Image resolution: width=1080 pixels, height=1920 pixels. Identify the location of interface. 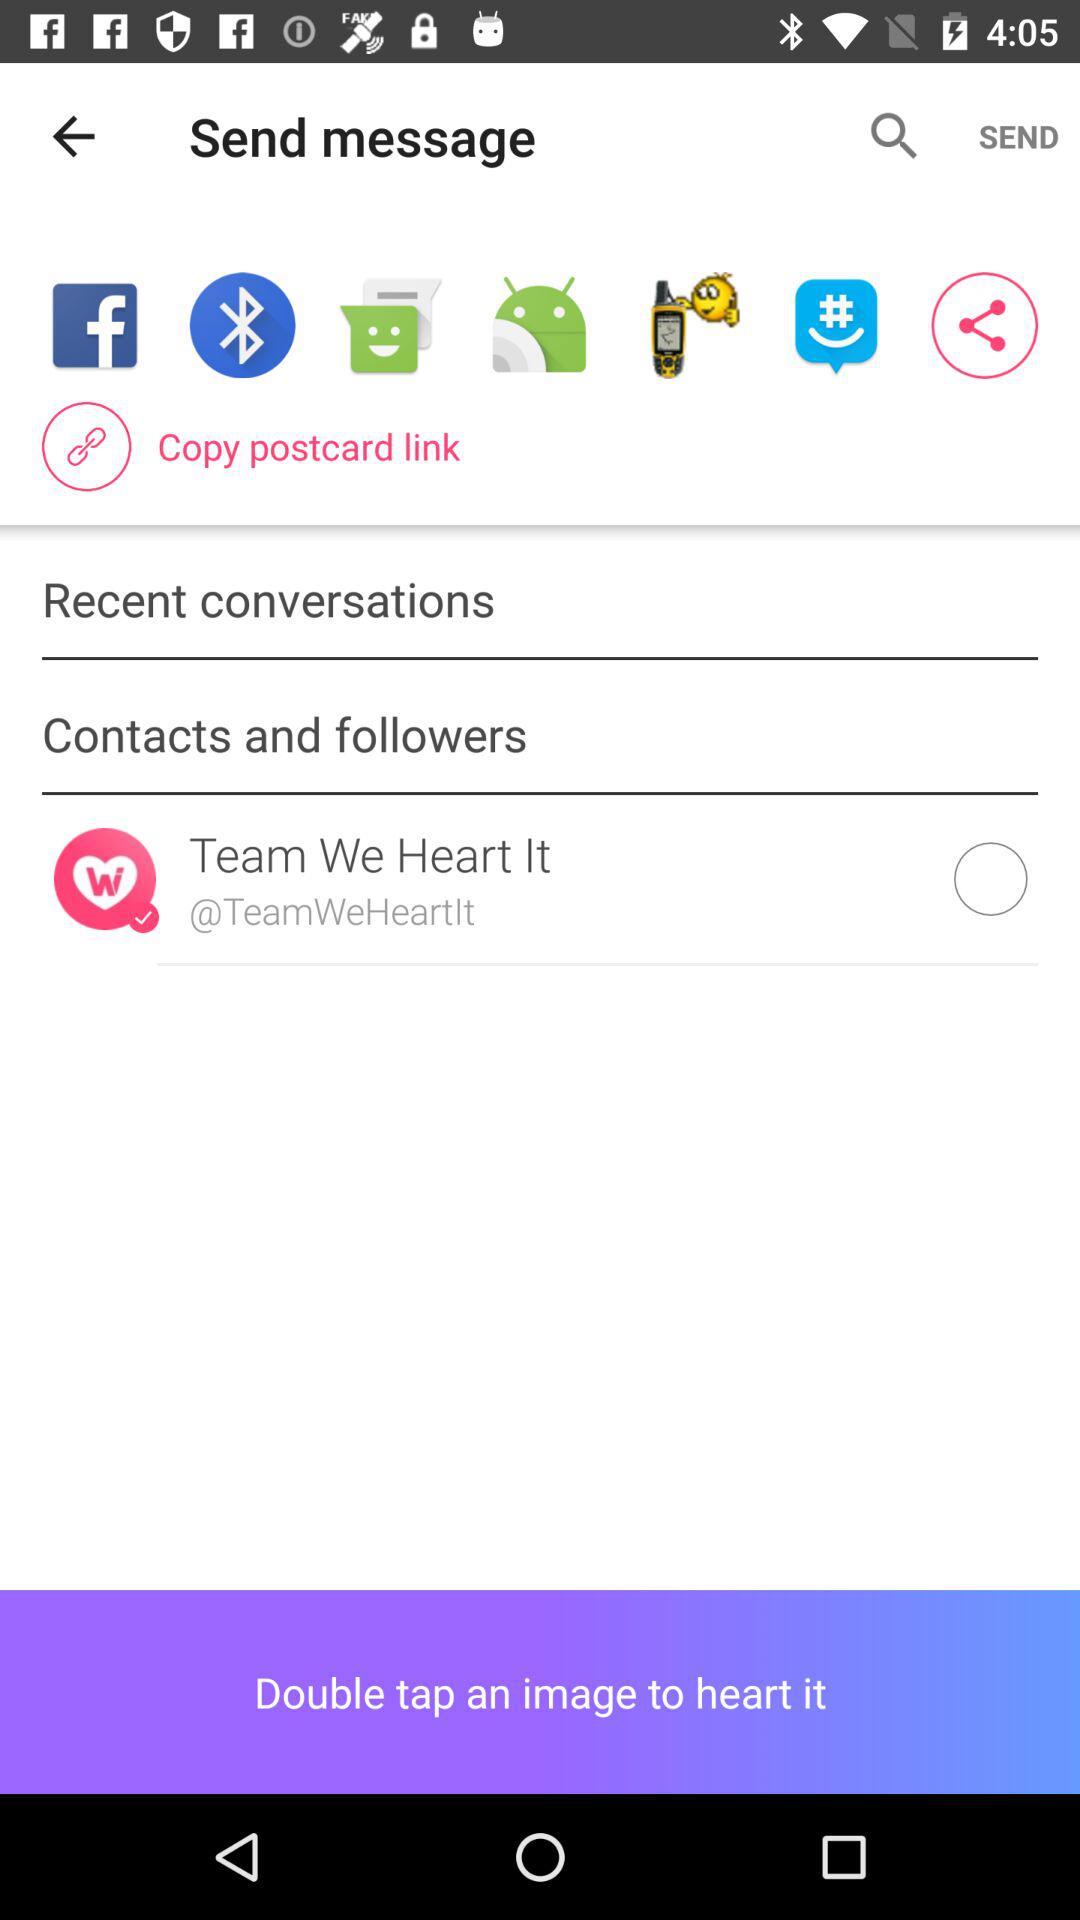
(983, 325).